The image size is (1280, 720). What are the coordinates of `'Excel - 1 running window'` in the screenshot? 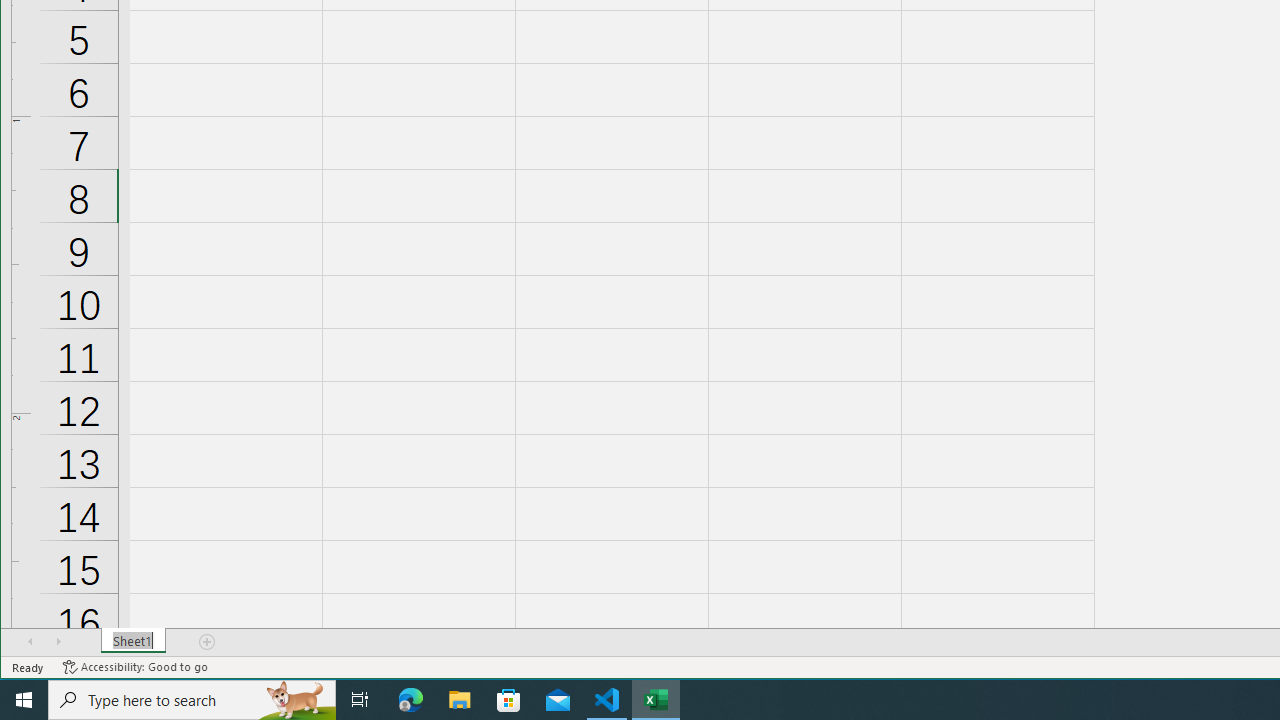 It's located at (656, 698).